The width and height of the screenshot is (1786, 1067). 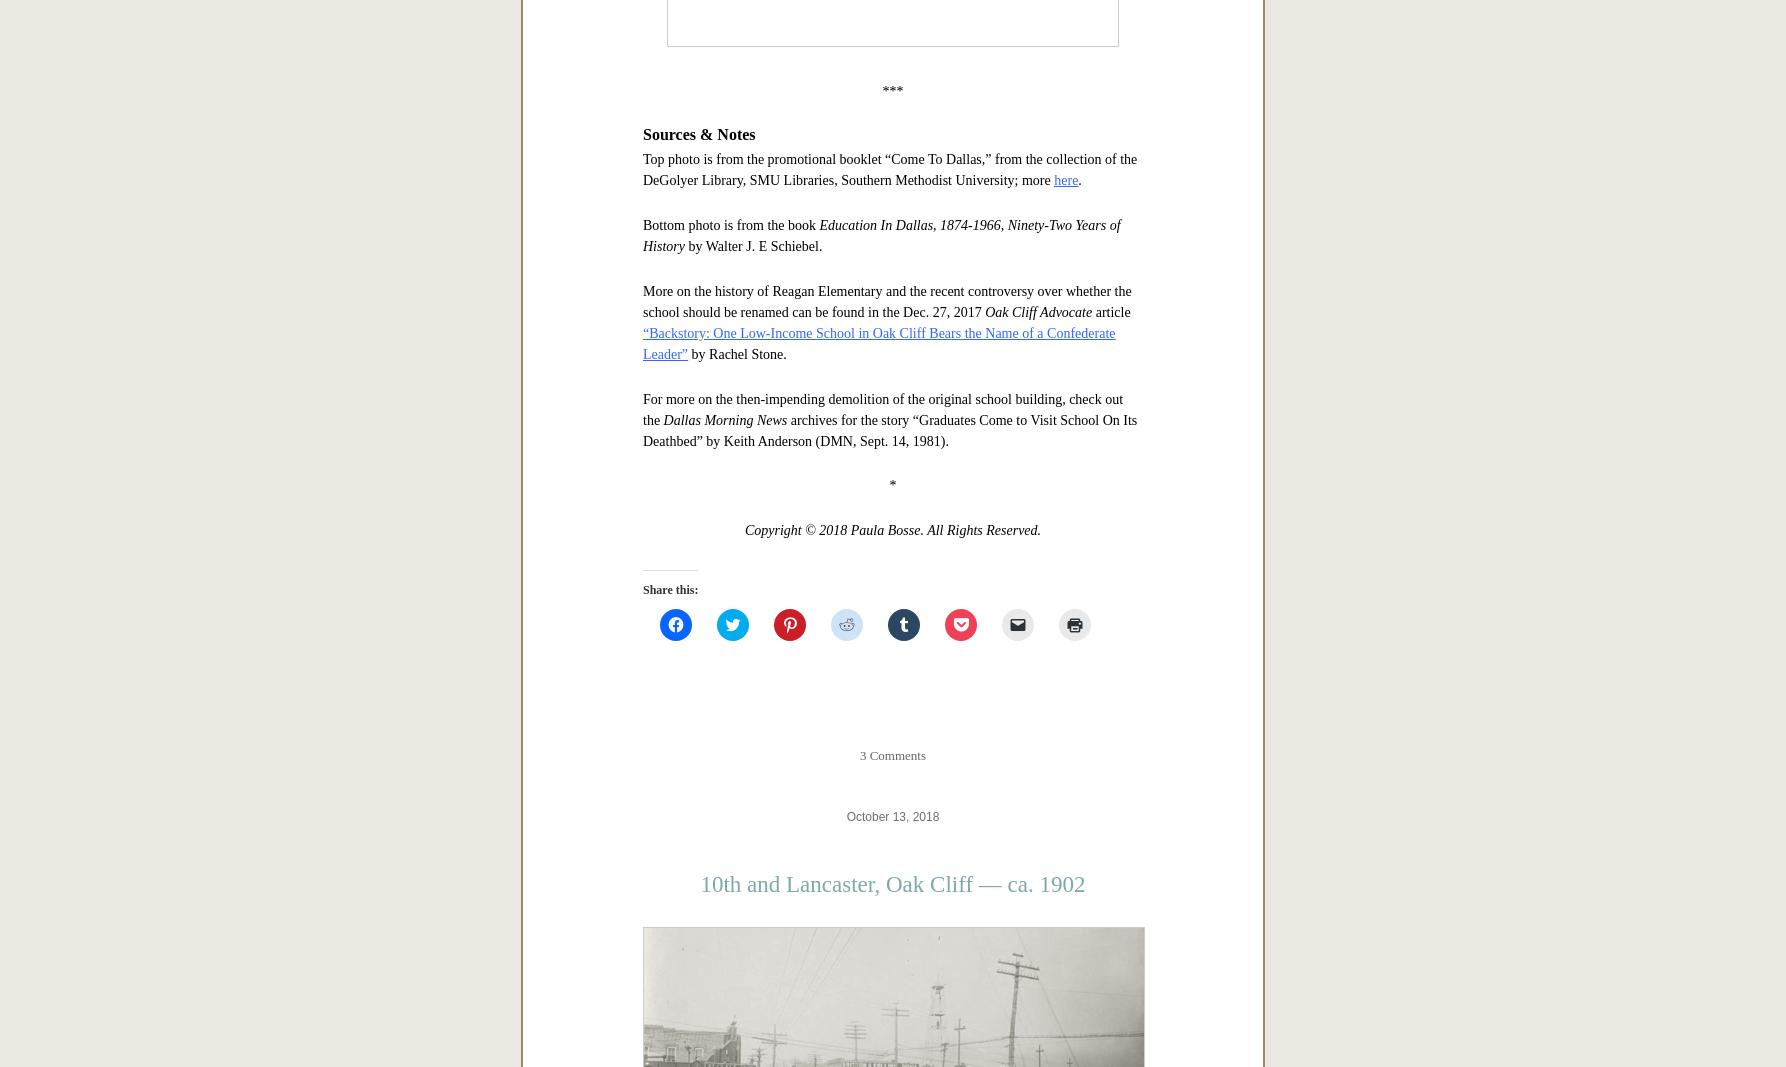 What do you see at coordinates (888, 797) in the screenshot?
I see `'Top photo is from the promotional booklet “Come To Dallas,” from the collection of the DeGolyer Library, SMU Libraries, Southern Methodist University; more'` at bounding box center [888, 797].